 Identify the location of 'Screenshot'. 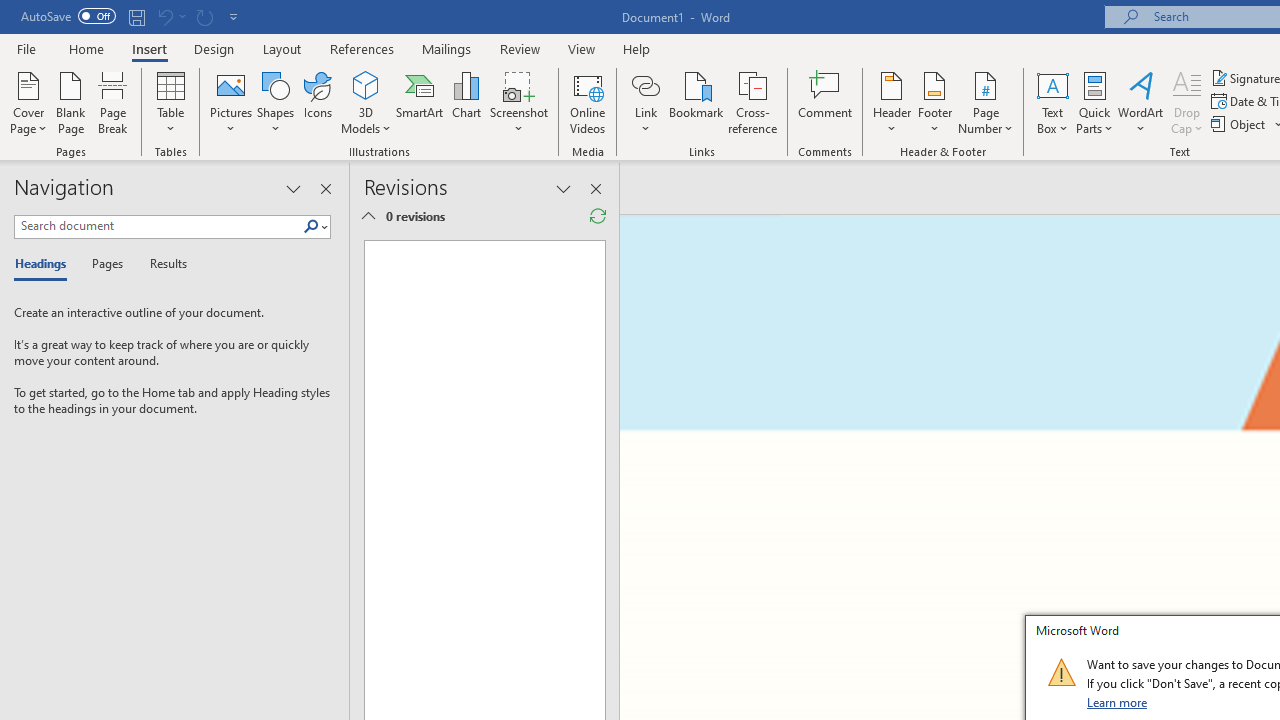
(519, 103).